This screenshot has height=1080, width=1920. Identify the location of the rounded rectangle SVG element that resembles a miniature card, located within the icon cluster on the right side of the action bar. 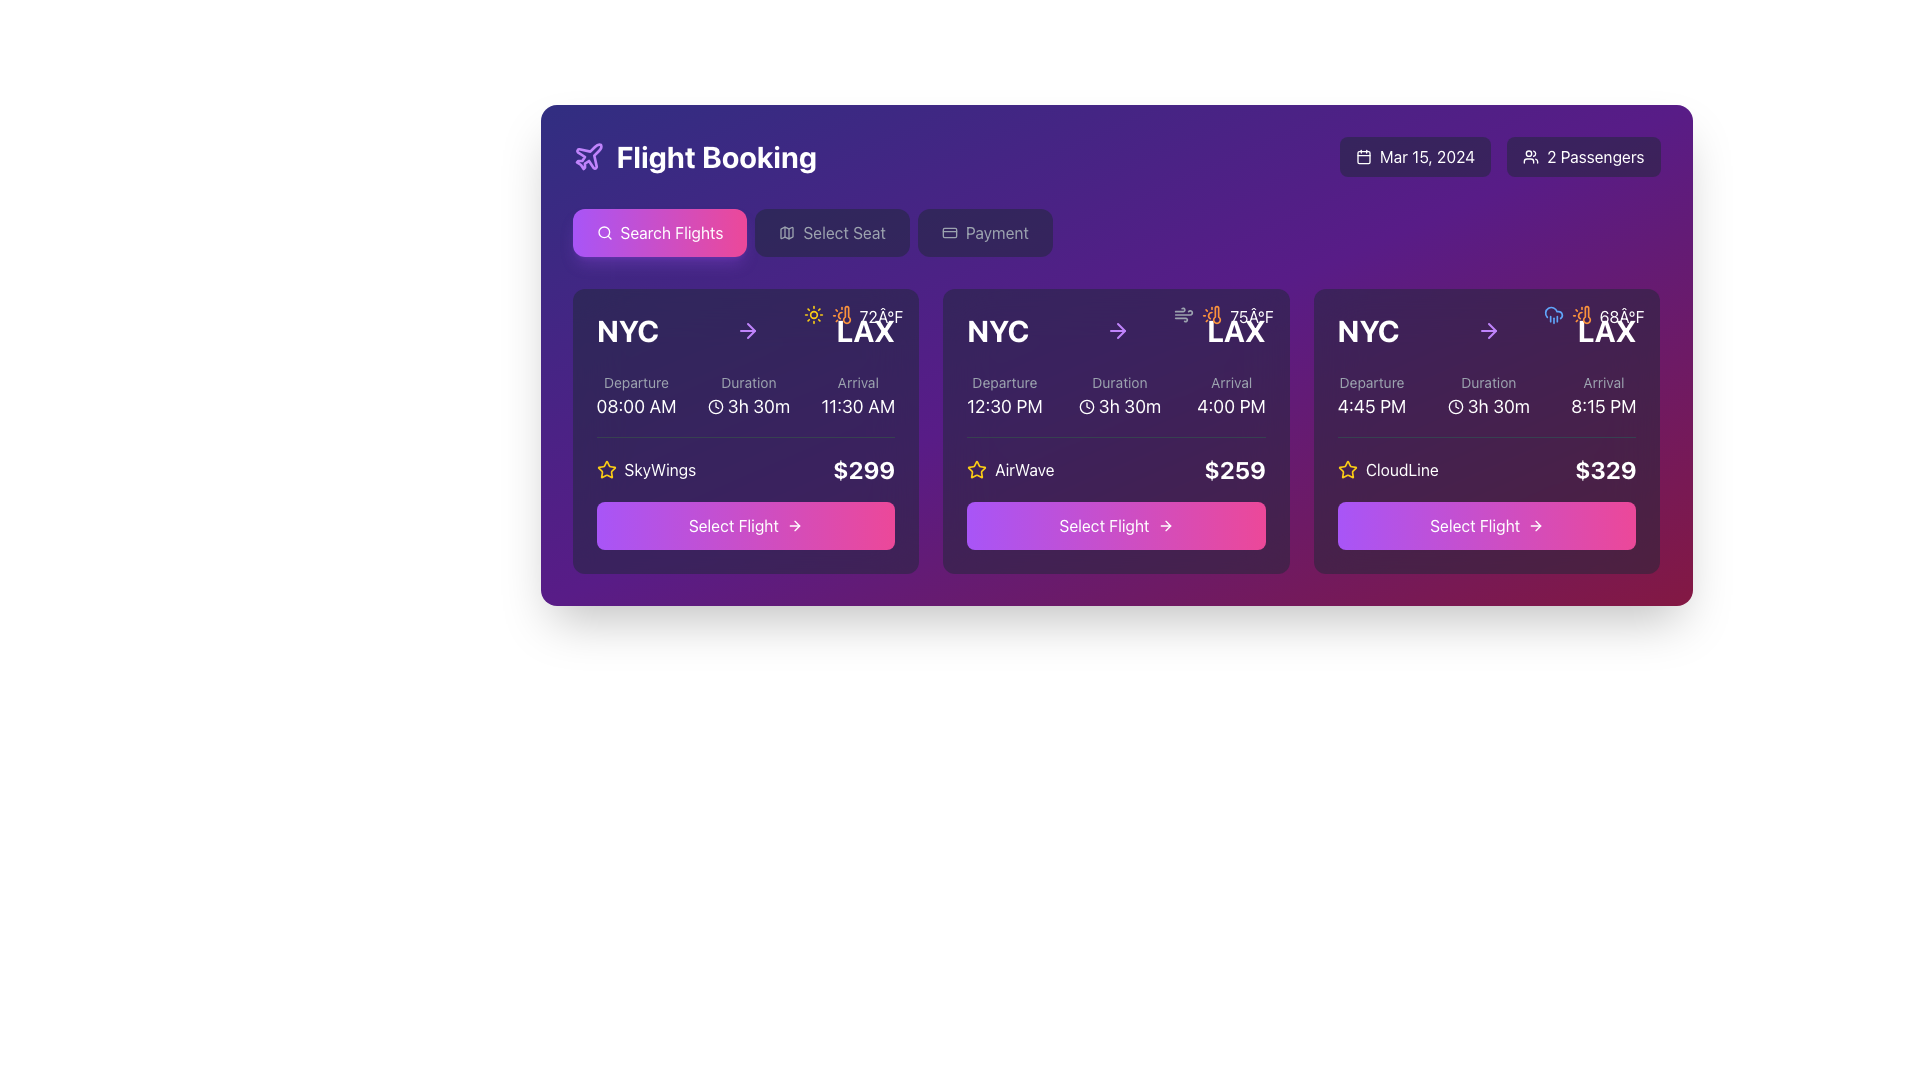
(948, 231).